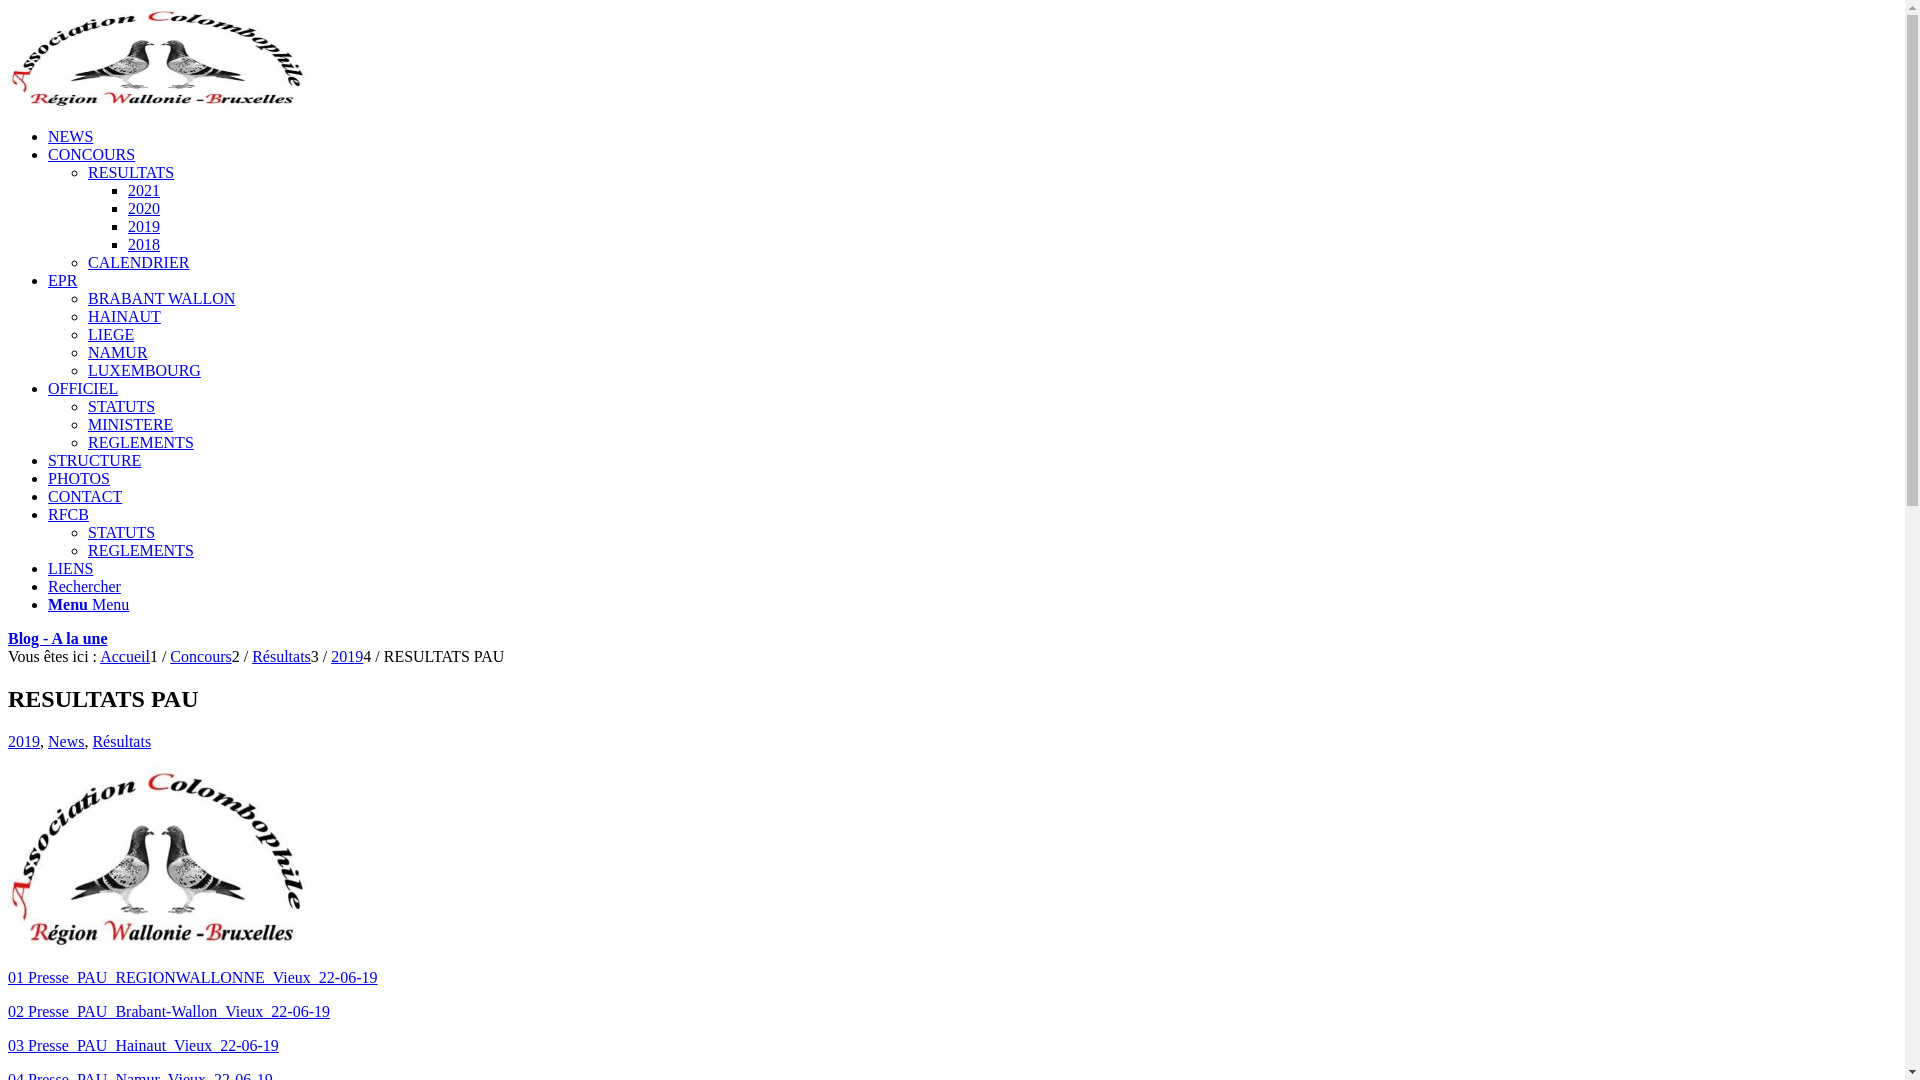 This screenshot has width=1920, height=1080. I want to click on 'STRUCTURE', so click(93, 460).